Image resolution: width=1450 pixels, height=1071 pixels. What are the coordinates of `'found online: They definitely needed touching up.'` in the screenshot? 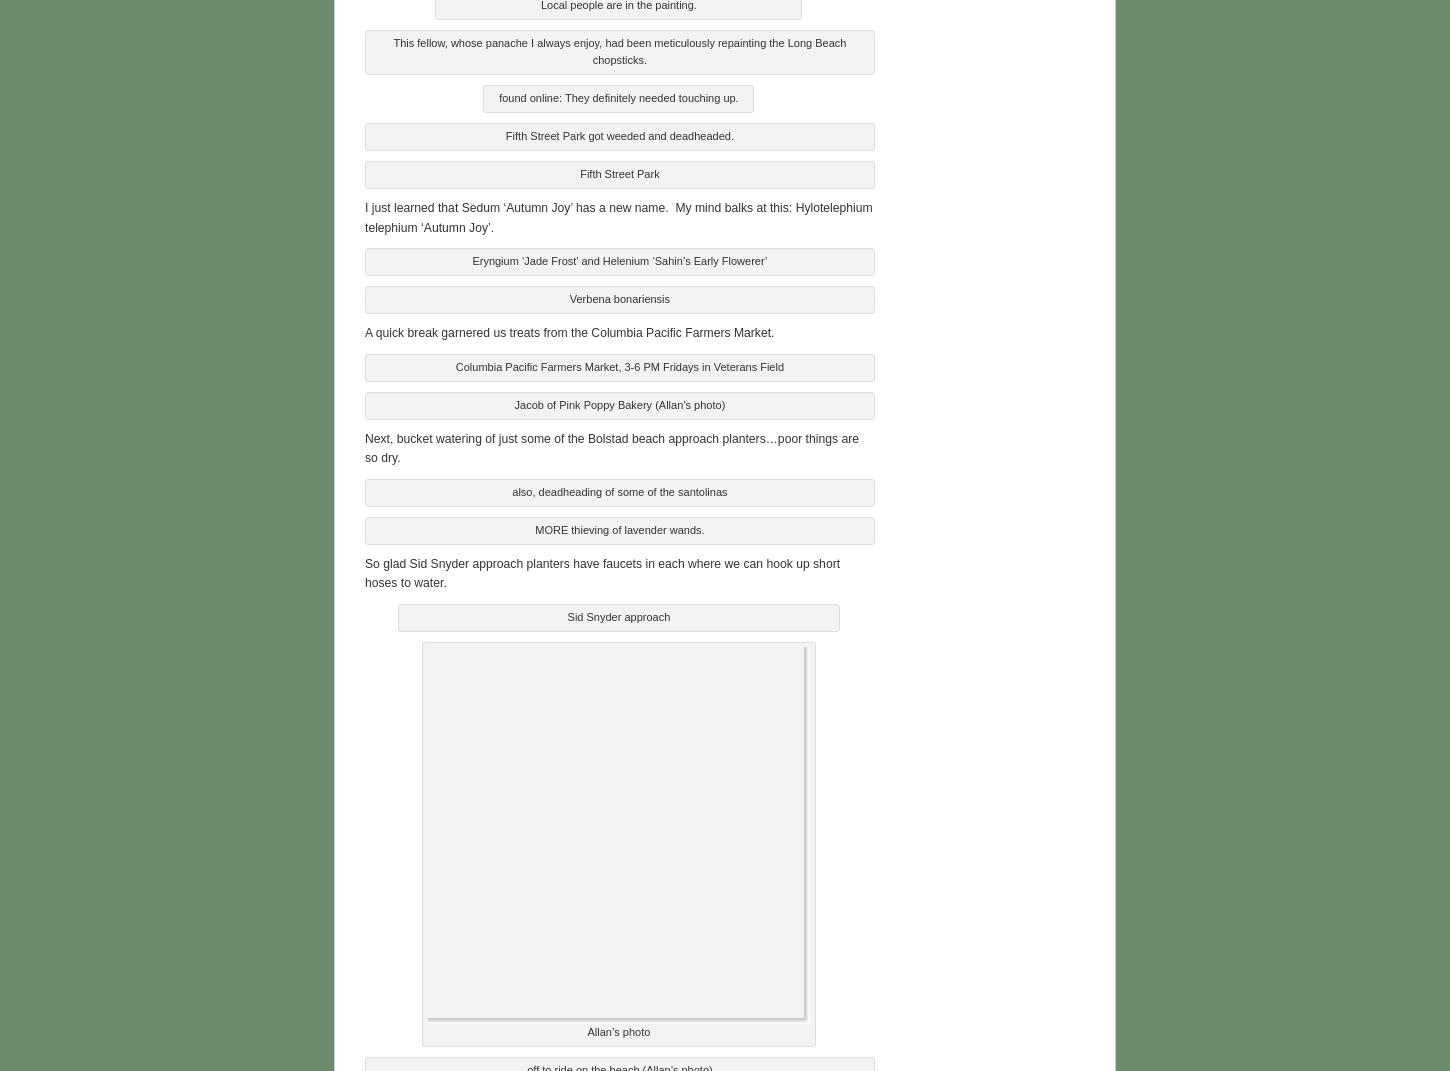 It's located at (617, 95).